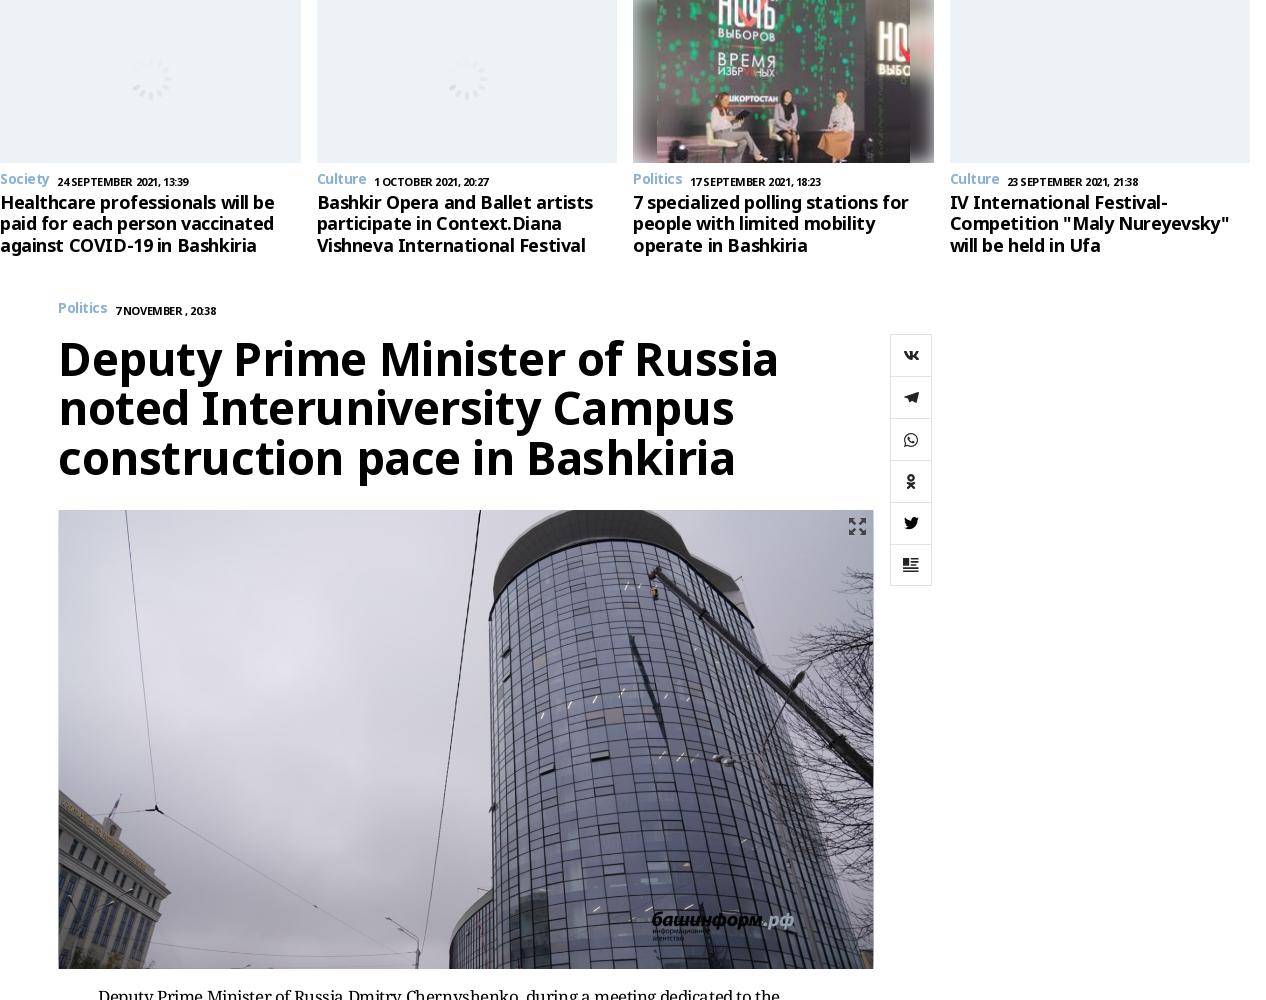 The width and height of the screenshot is (1266, 1000). I want to click on '23 September 2021, 21:38', so click(1005, 180).